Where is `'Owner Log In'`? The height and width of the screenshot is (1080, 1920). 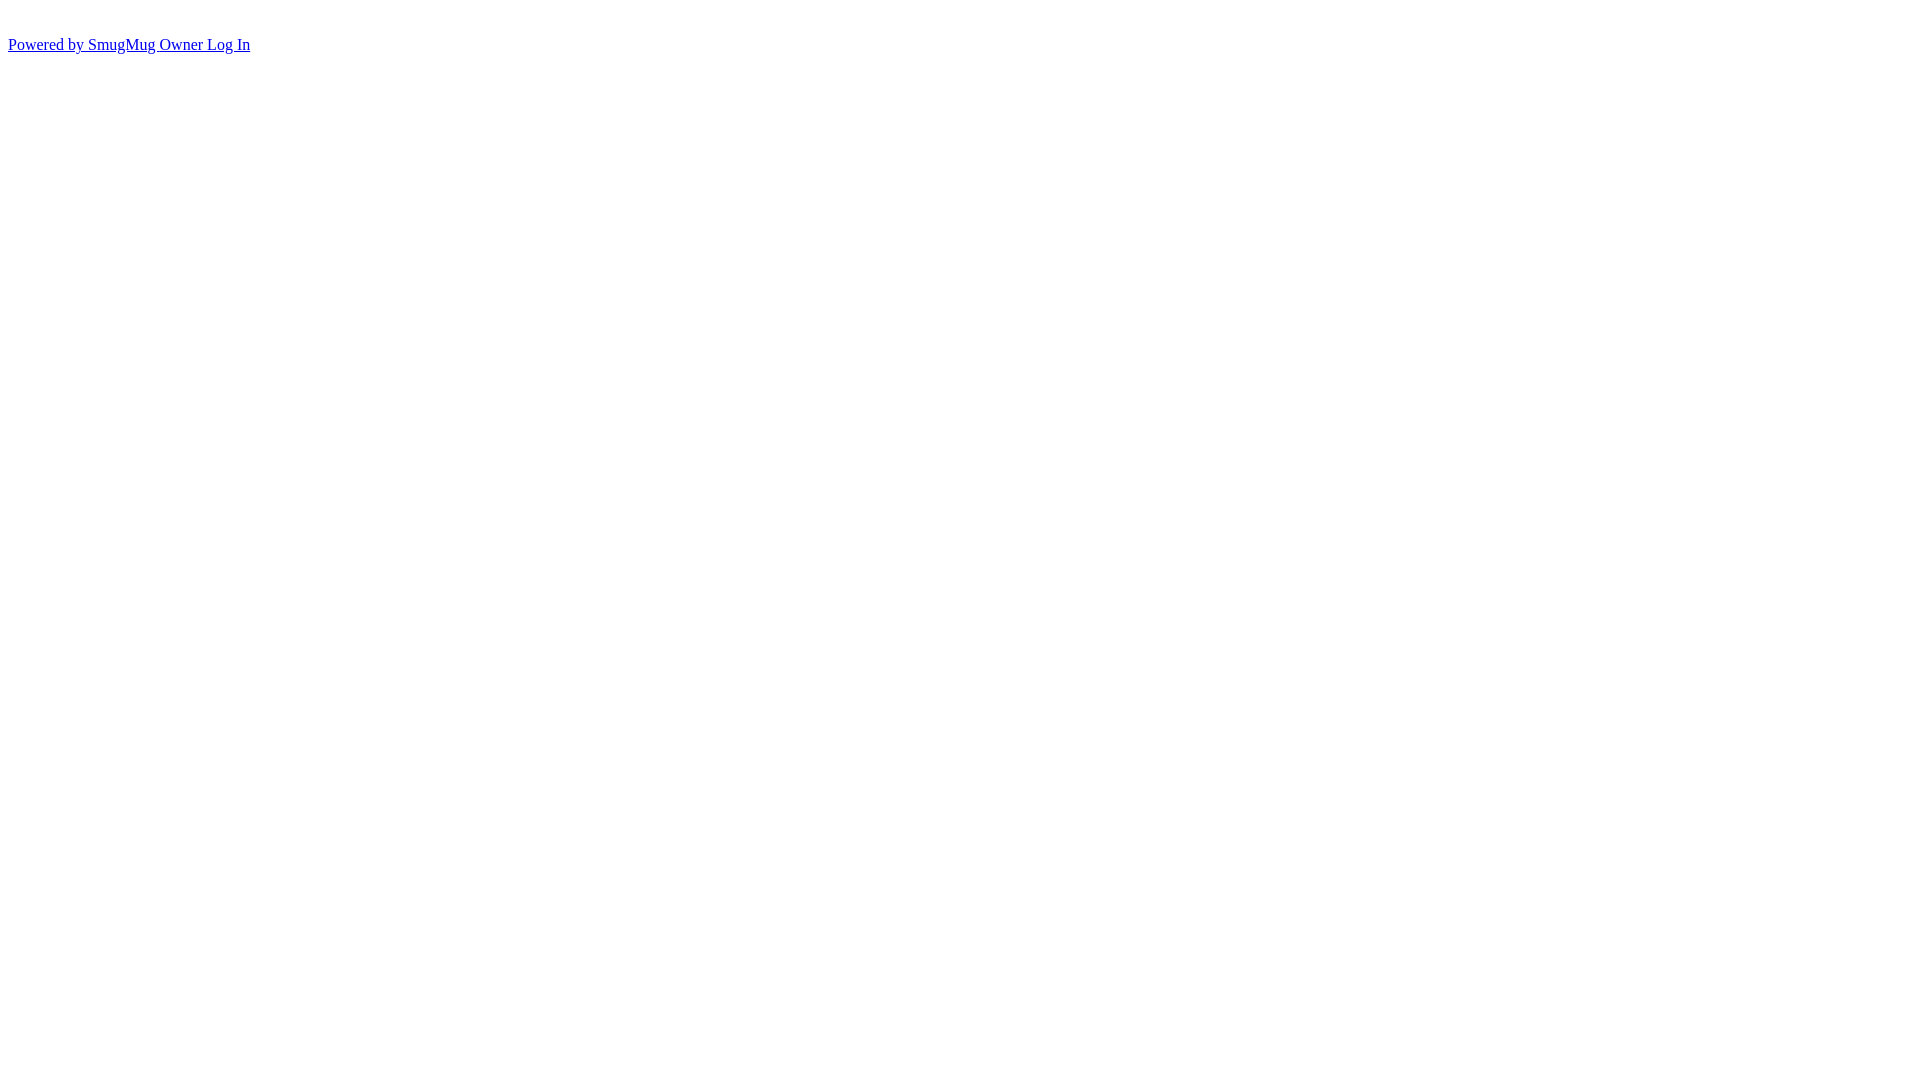
'Owner Log In' is located at coordinates (205, 44).